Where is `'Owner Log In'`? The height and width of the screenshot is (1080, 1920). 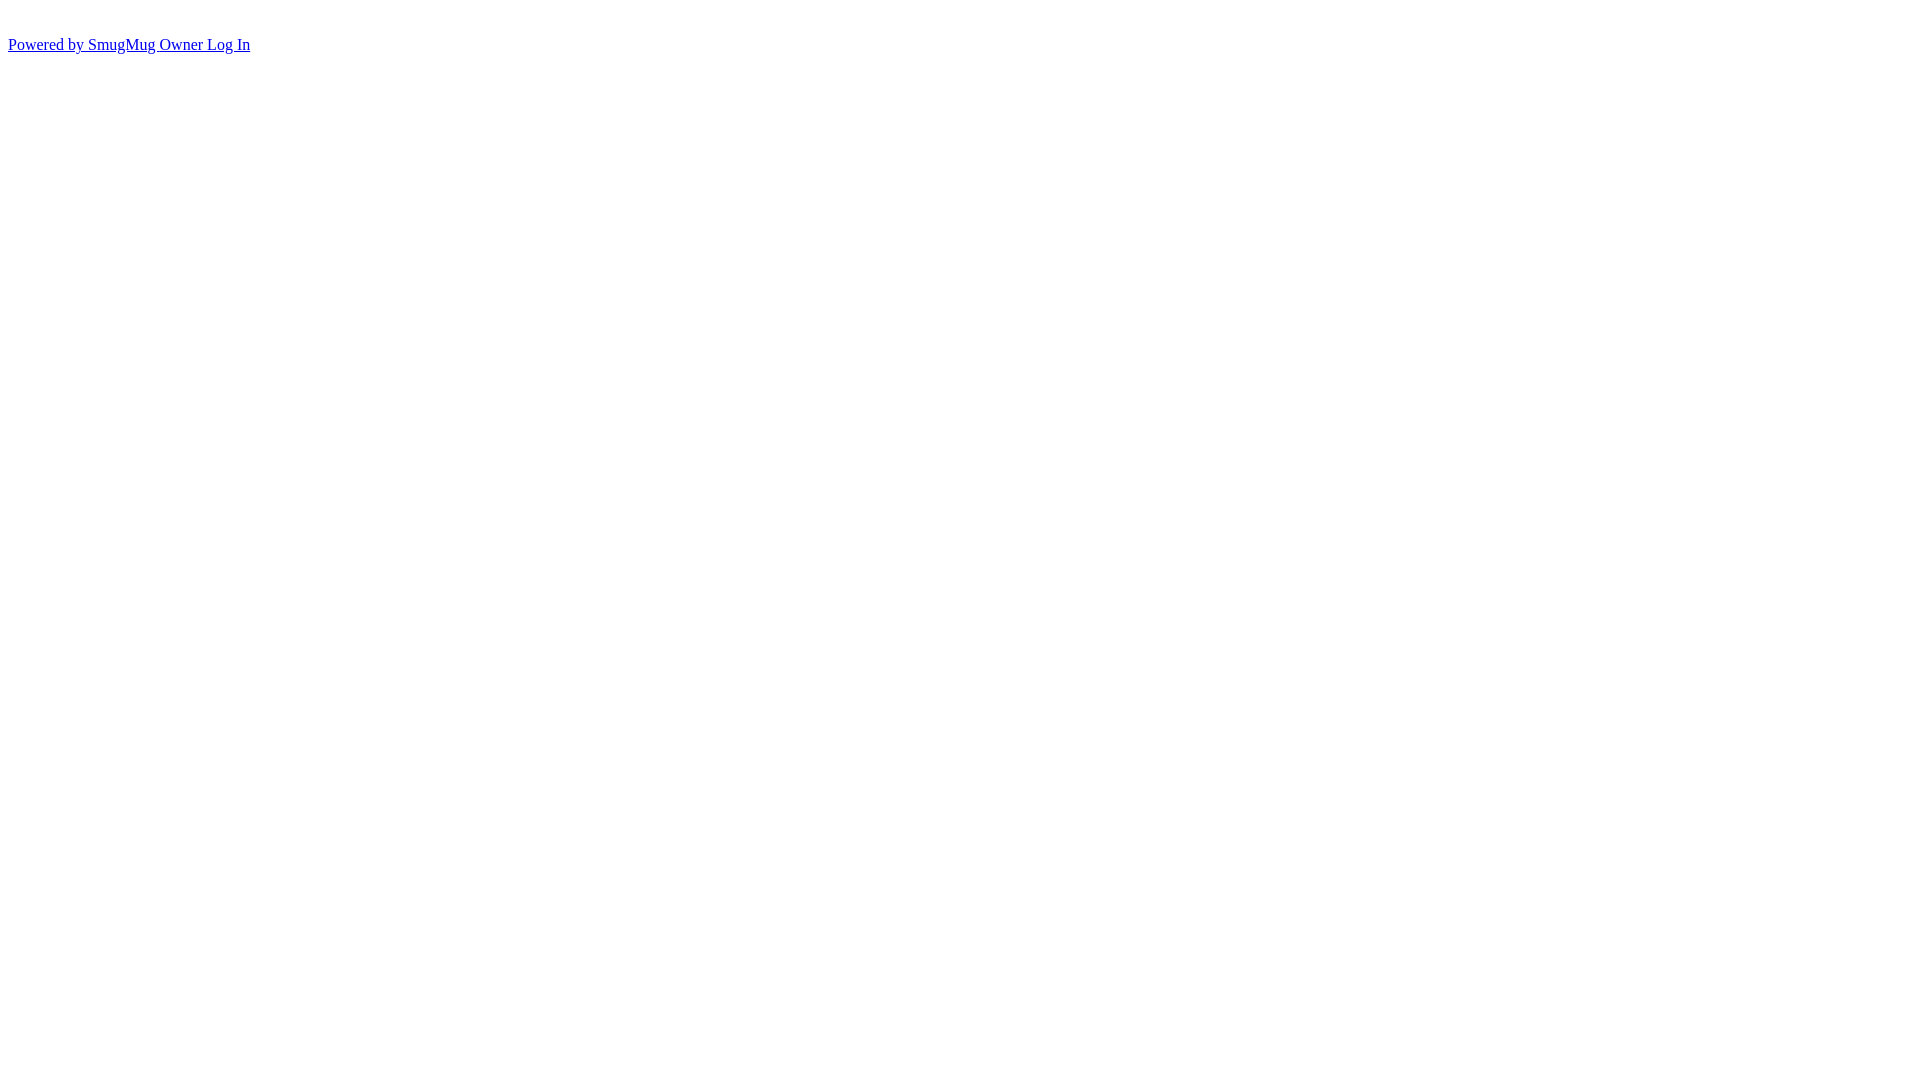
'Owner Log In' is located at coordinates (205, 44).